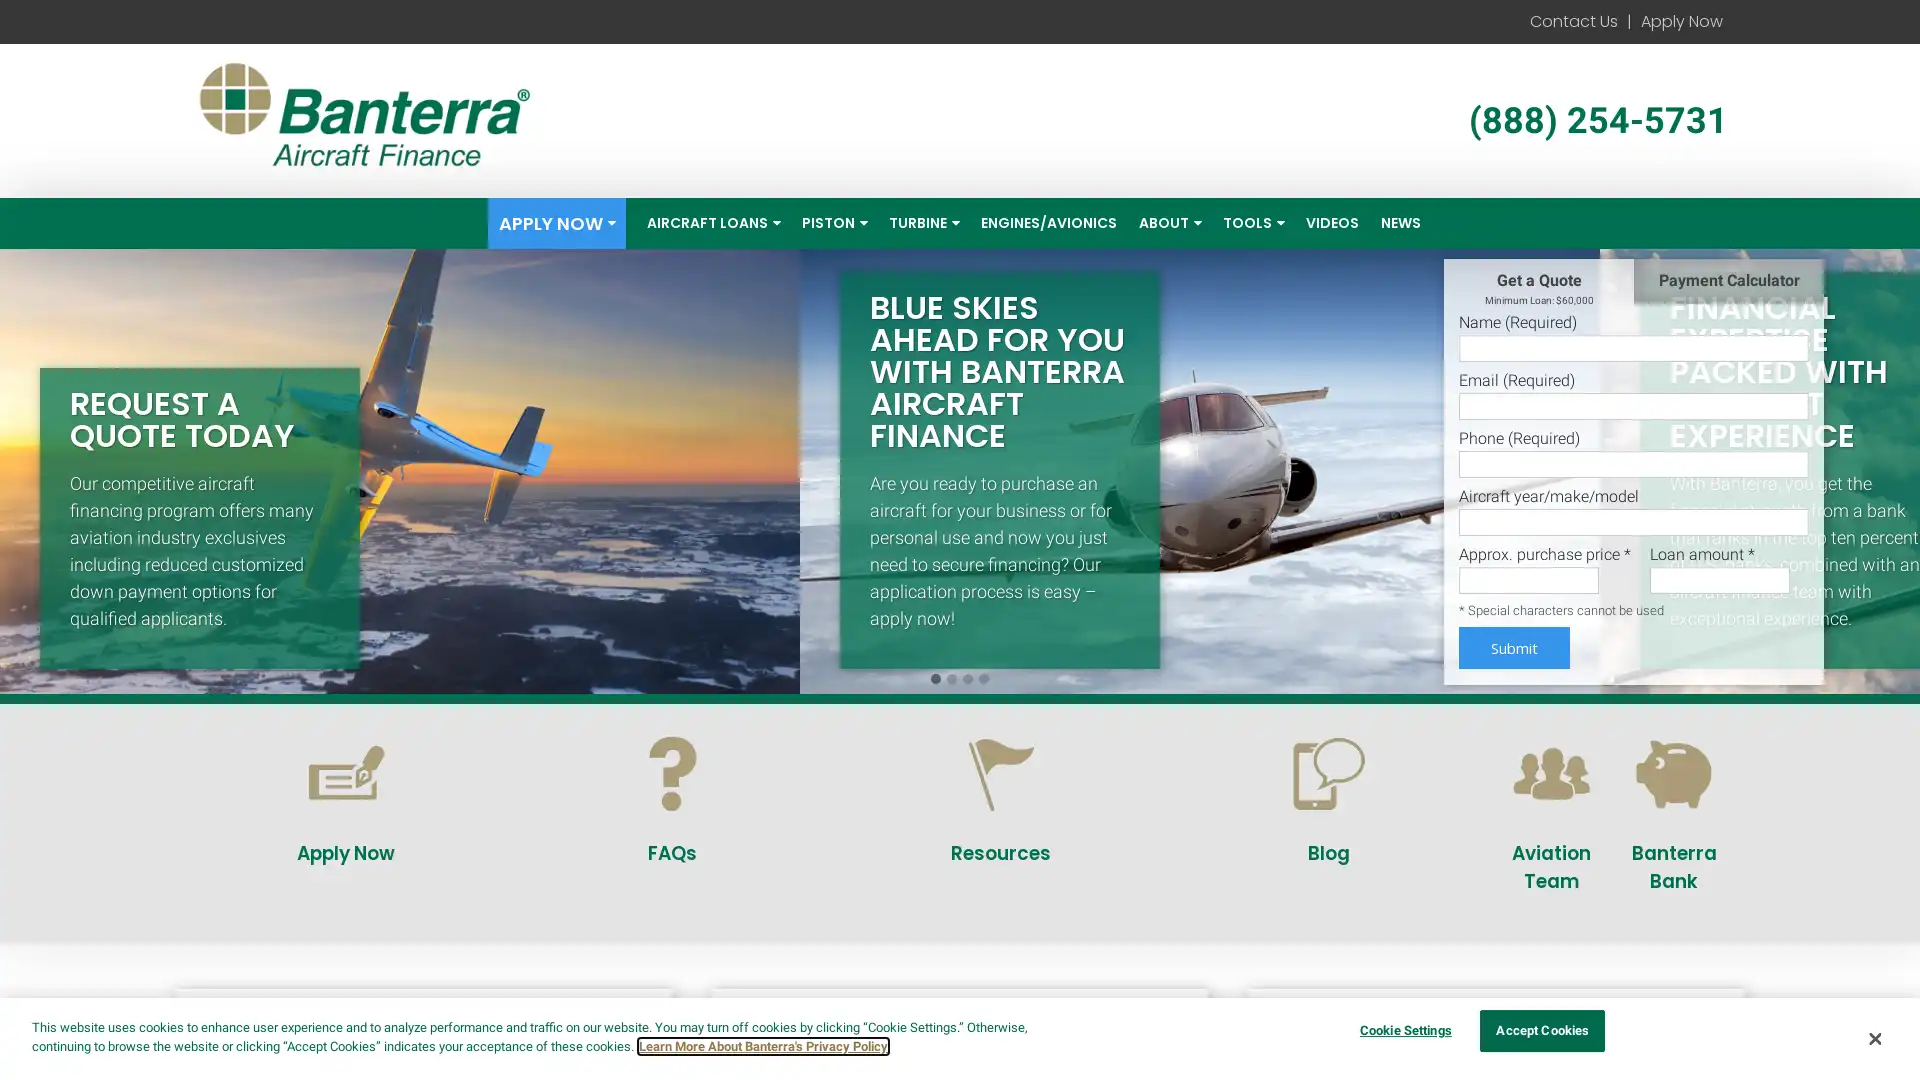 The width and height of the screenshot is (1920, 1080). I want to click on Submit, so click(1514, 648).